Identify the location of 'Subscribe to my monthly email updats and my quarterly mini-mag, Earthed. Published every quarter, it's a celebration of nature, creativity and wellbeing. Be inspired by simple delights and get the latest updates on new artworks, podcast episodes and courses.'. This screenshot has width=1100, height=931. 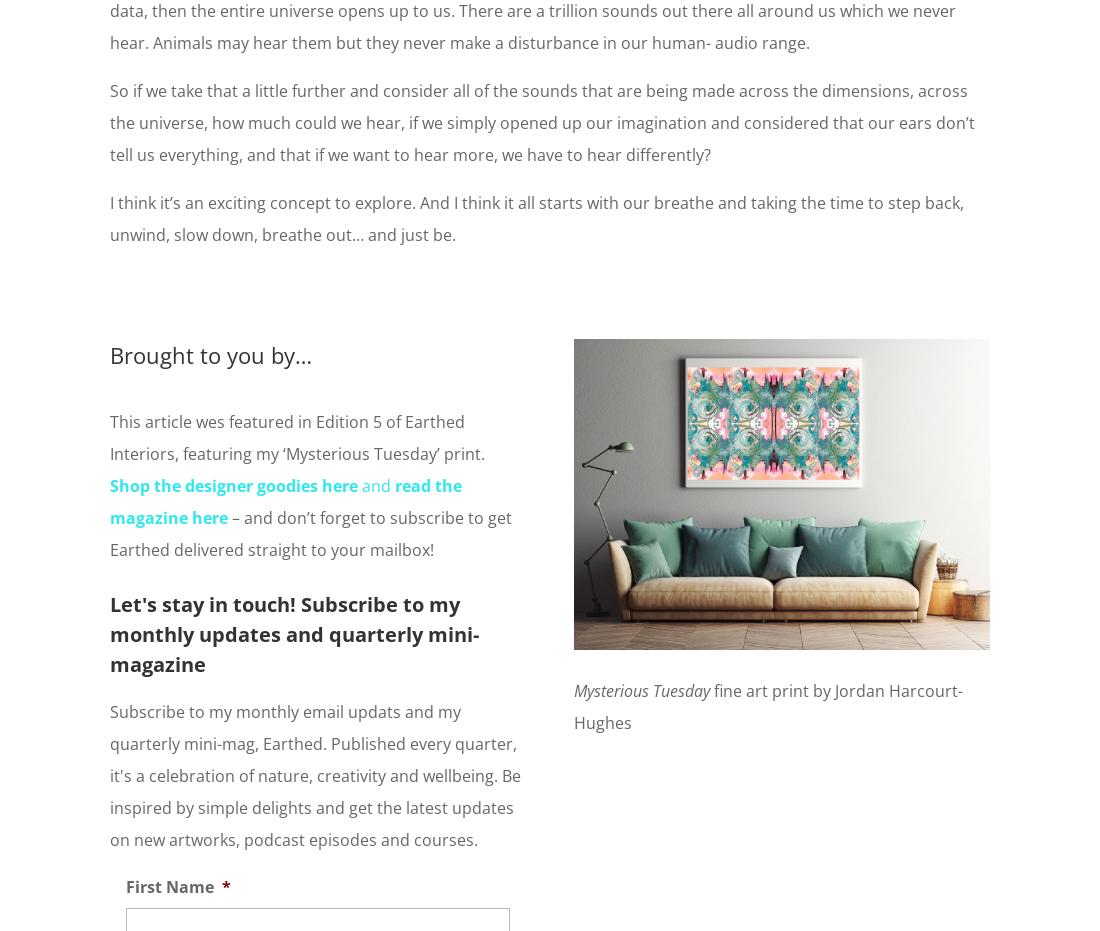
(314, 774).